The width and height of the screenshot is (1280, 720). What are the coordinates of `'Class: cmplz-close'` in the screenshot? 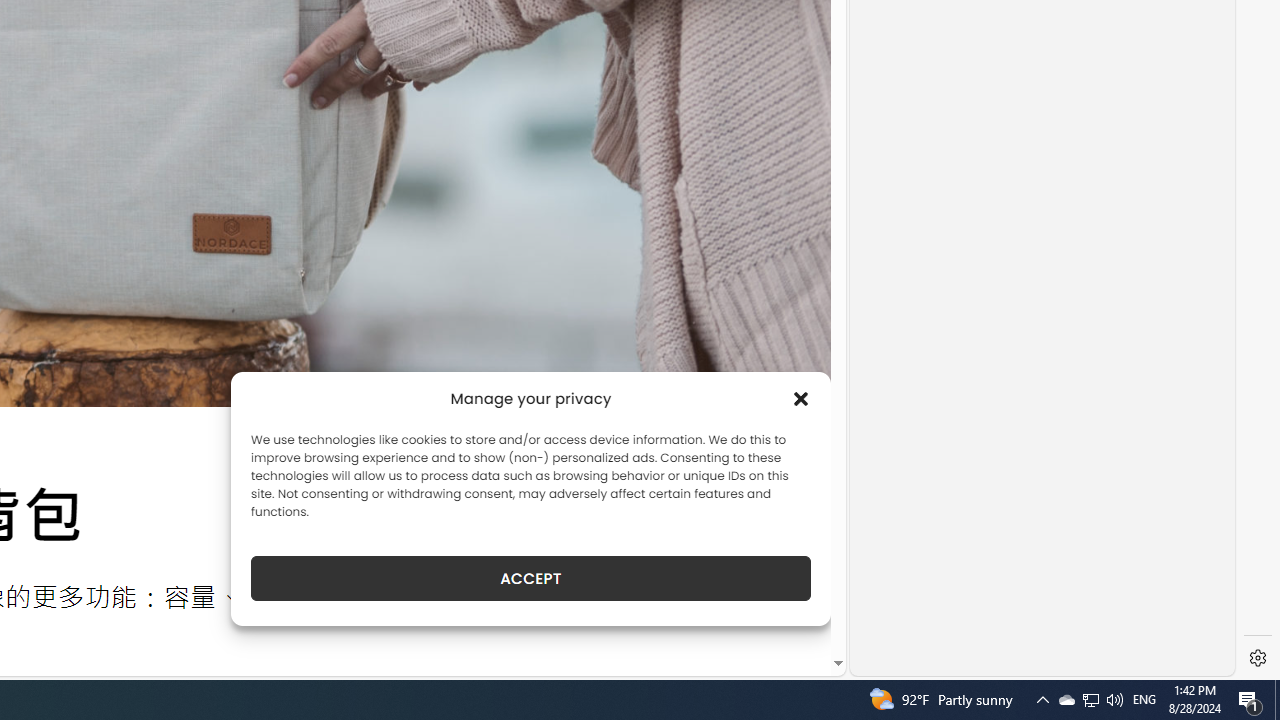 It's located at (801, 398).